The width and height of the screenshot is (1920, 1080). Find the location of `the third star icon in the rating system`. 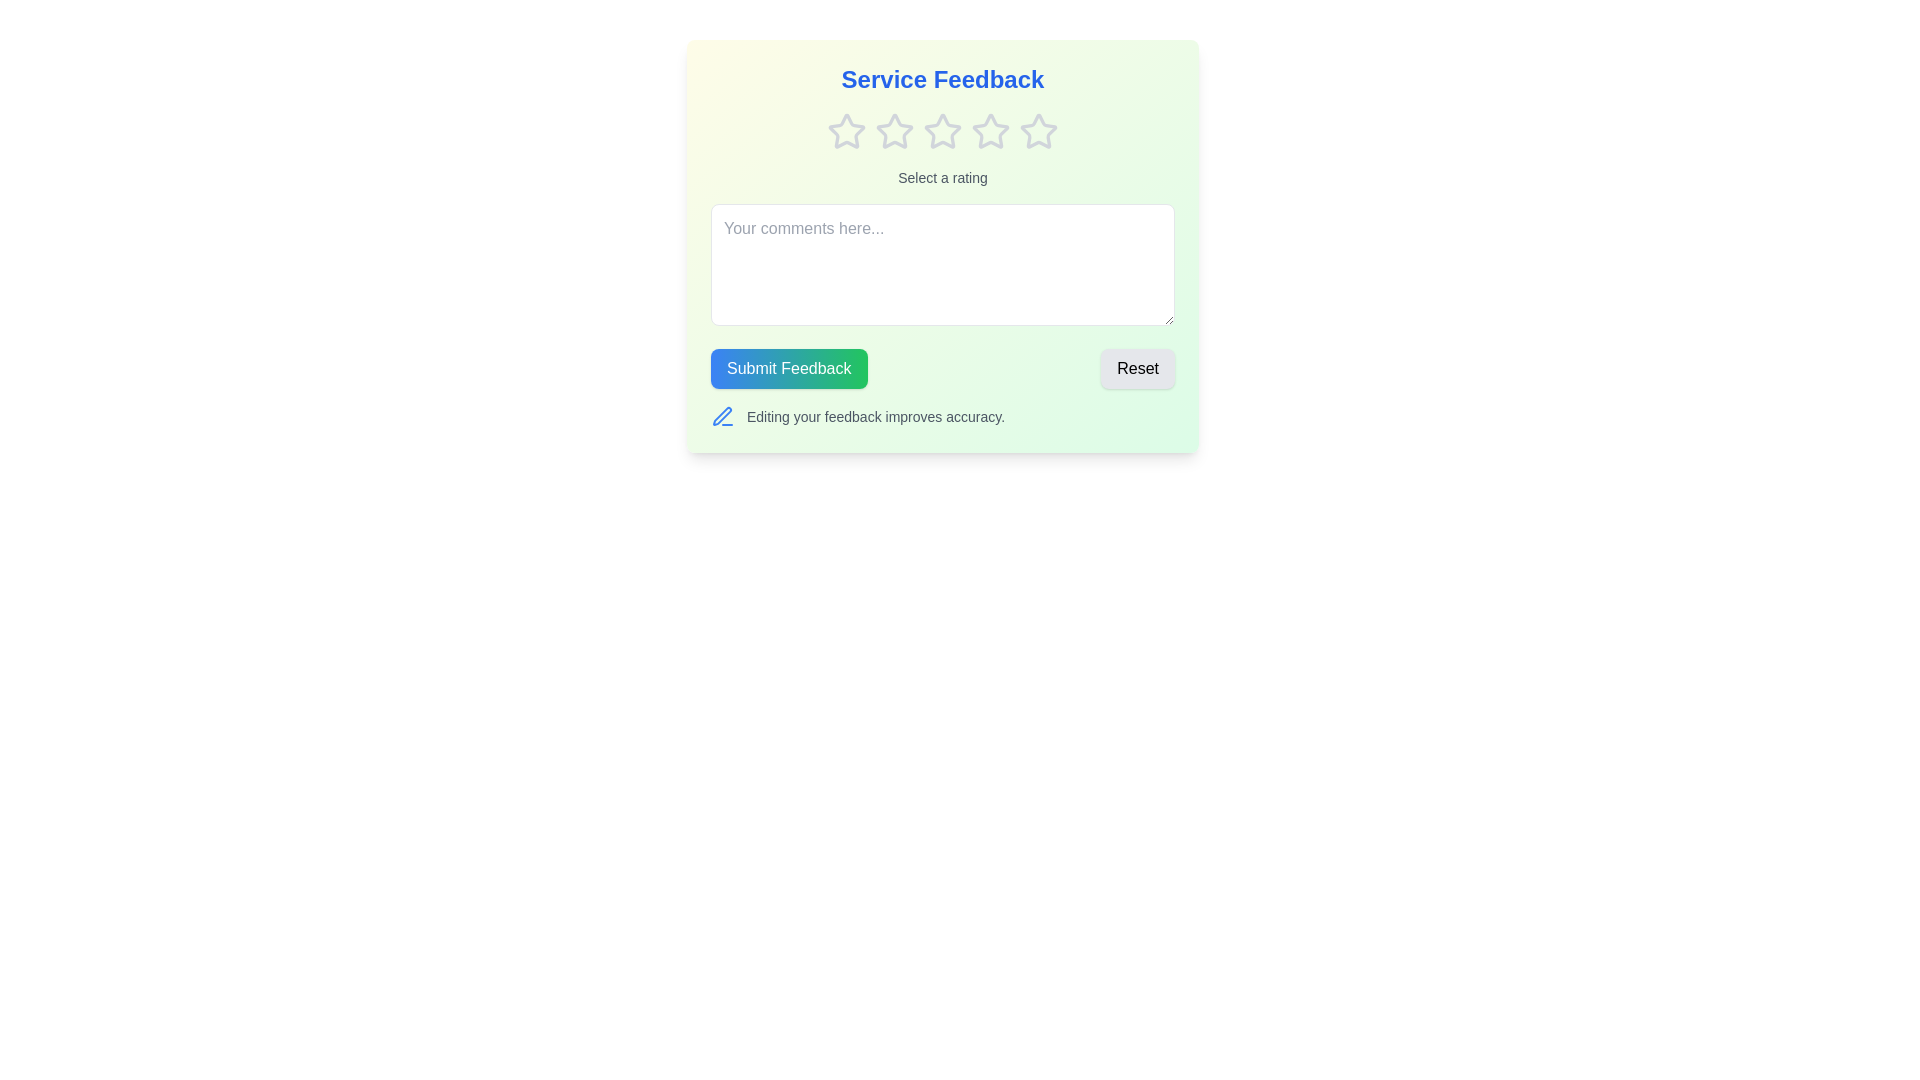

the third star icon in the rating system is located at coordinates (990, 131).